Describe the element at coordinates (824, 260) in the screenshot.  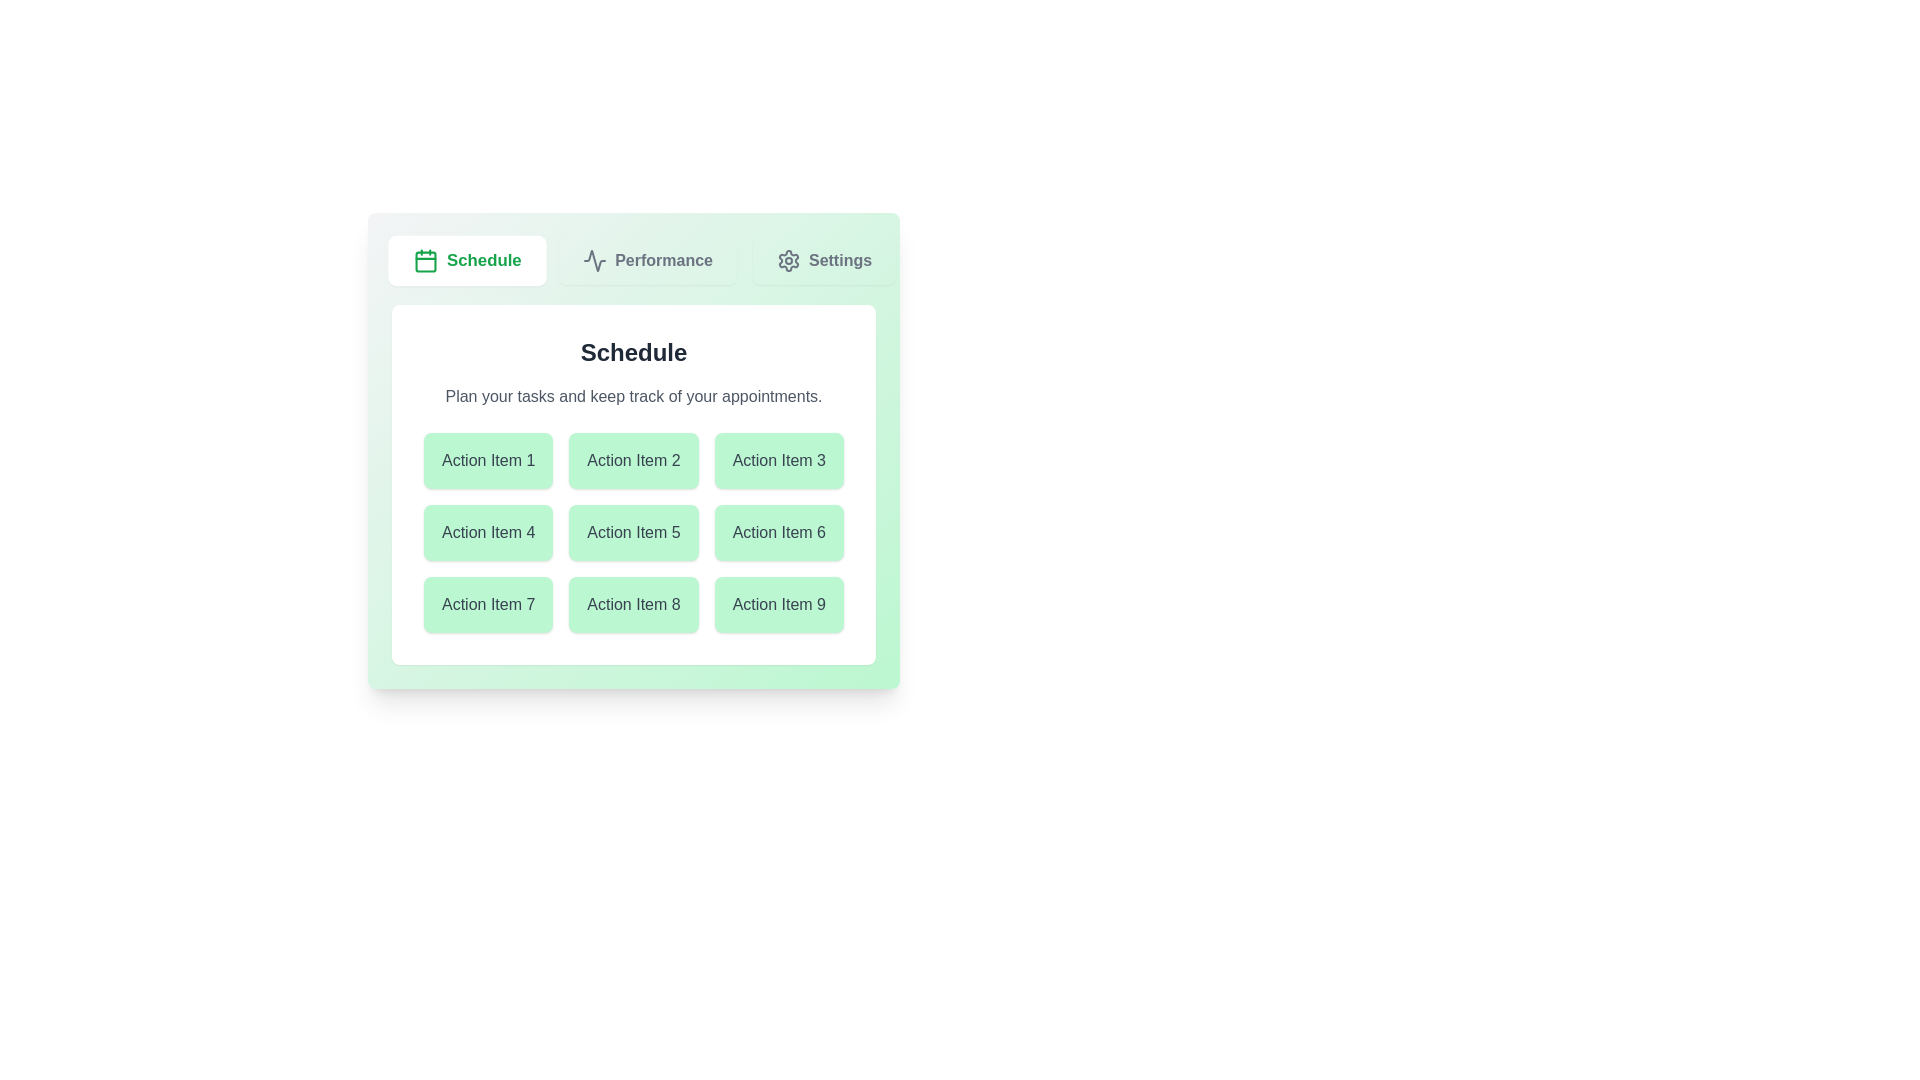
I see `the Settings tab` at that location.